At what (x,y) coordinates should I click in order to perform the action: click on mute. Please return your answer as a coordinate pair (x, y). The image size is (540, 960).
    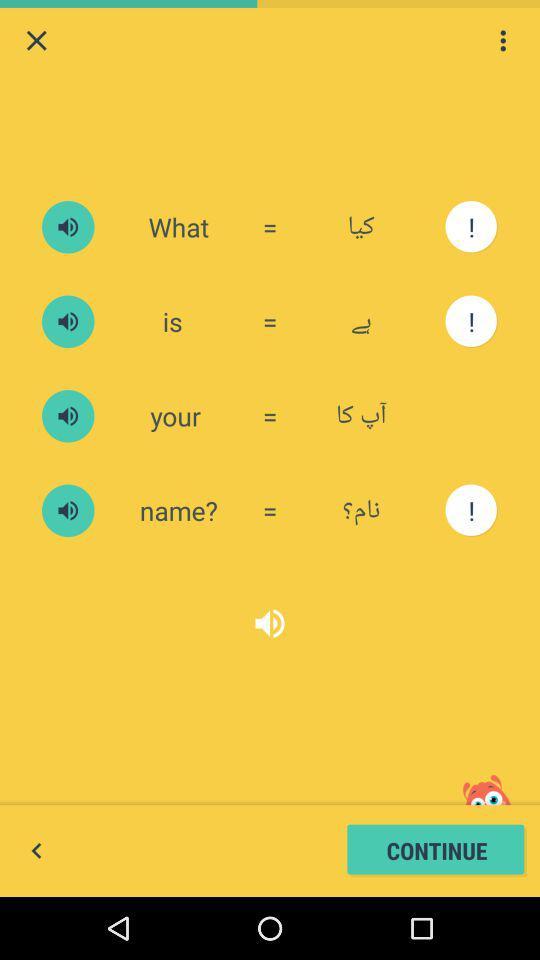
    Looking at the image, I should click on (67, 321).